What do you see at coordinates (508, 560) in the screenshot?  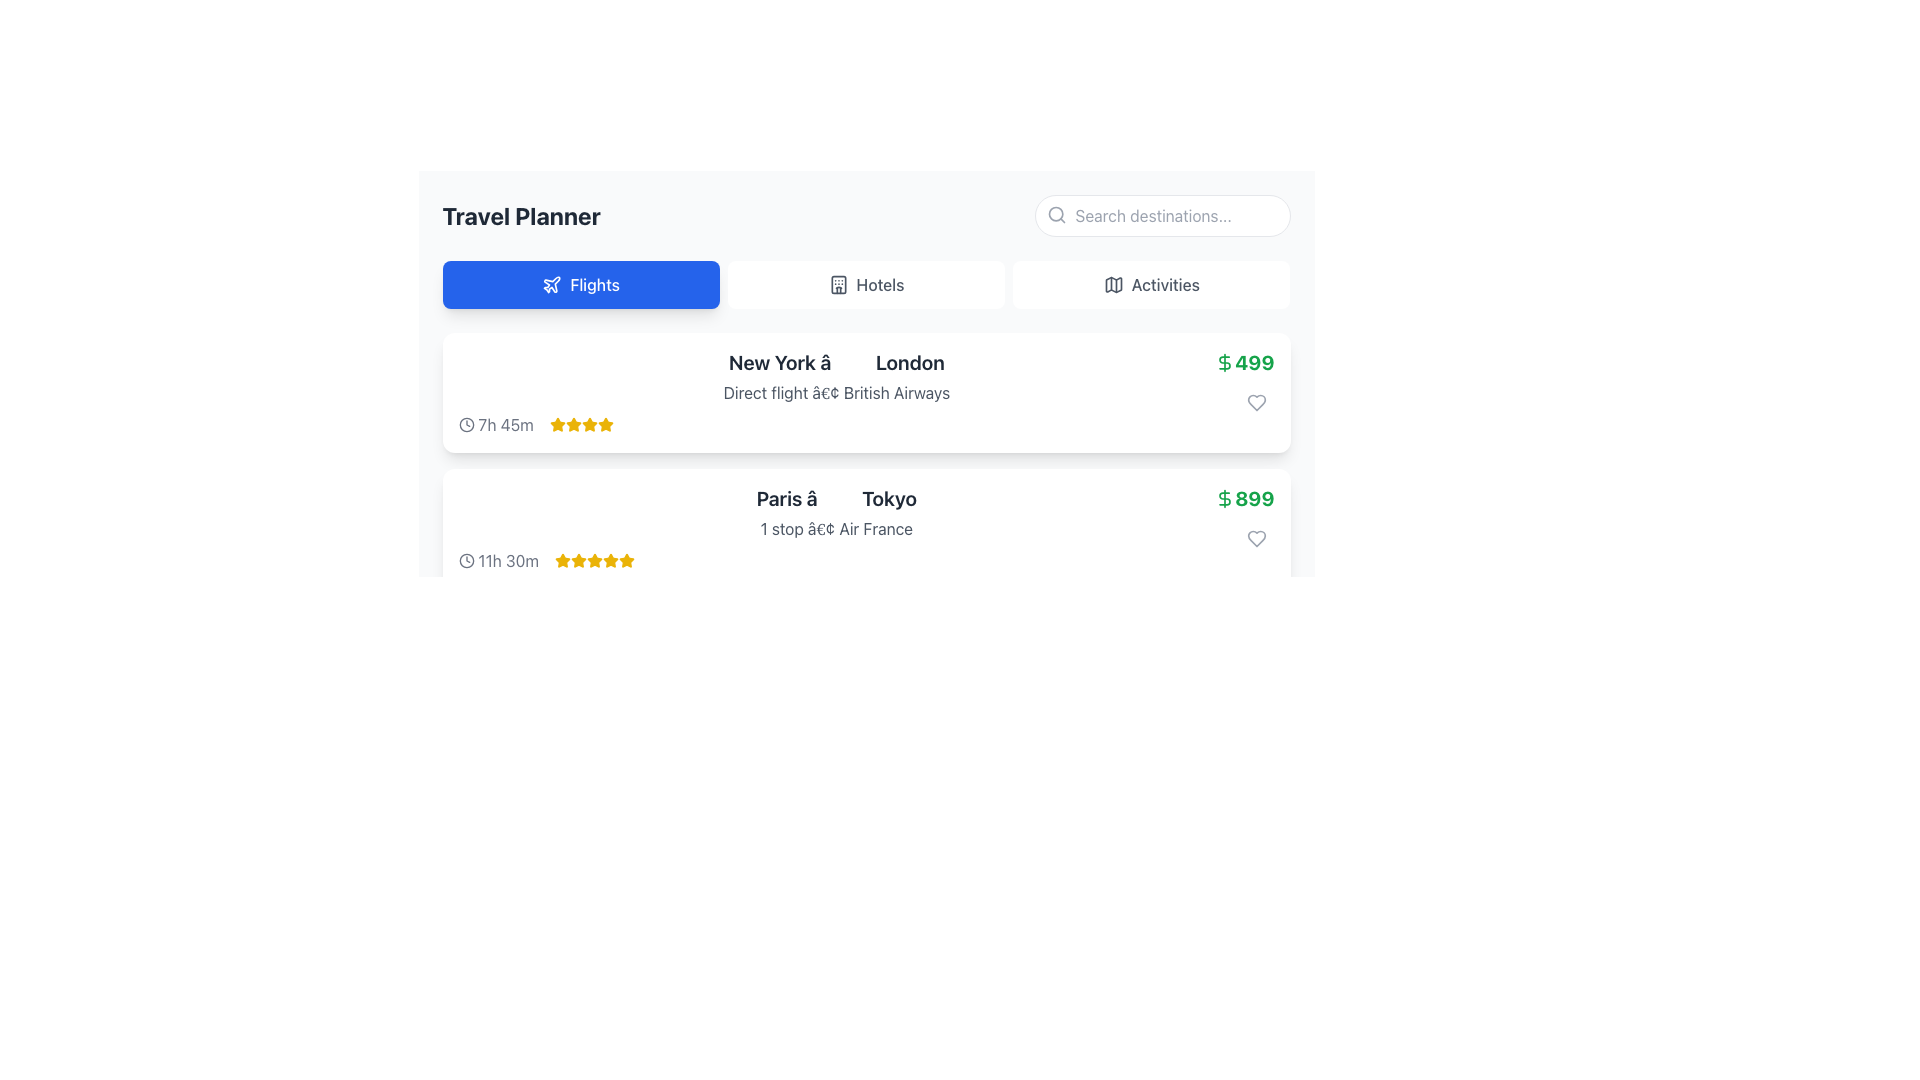 I see `the static text component displaying '11h 30m', which is positioned next to a clock icon within the travel plan details section beneath 'Paris to Tokyo'` at bounding box center [508, 560].